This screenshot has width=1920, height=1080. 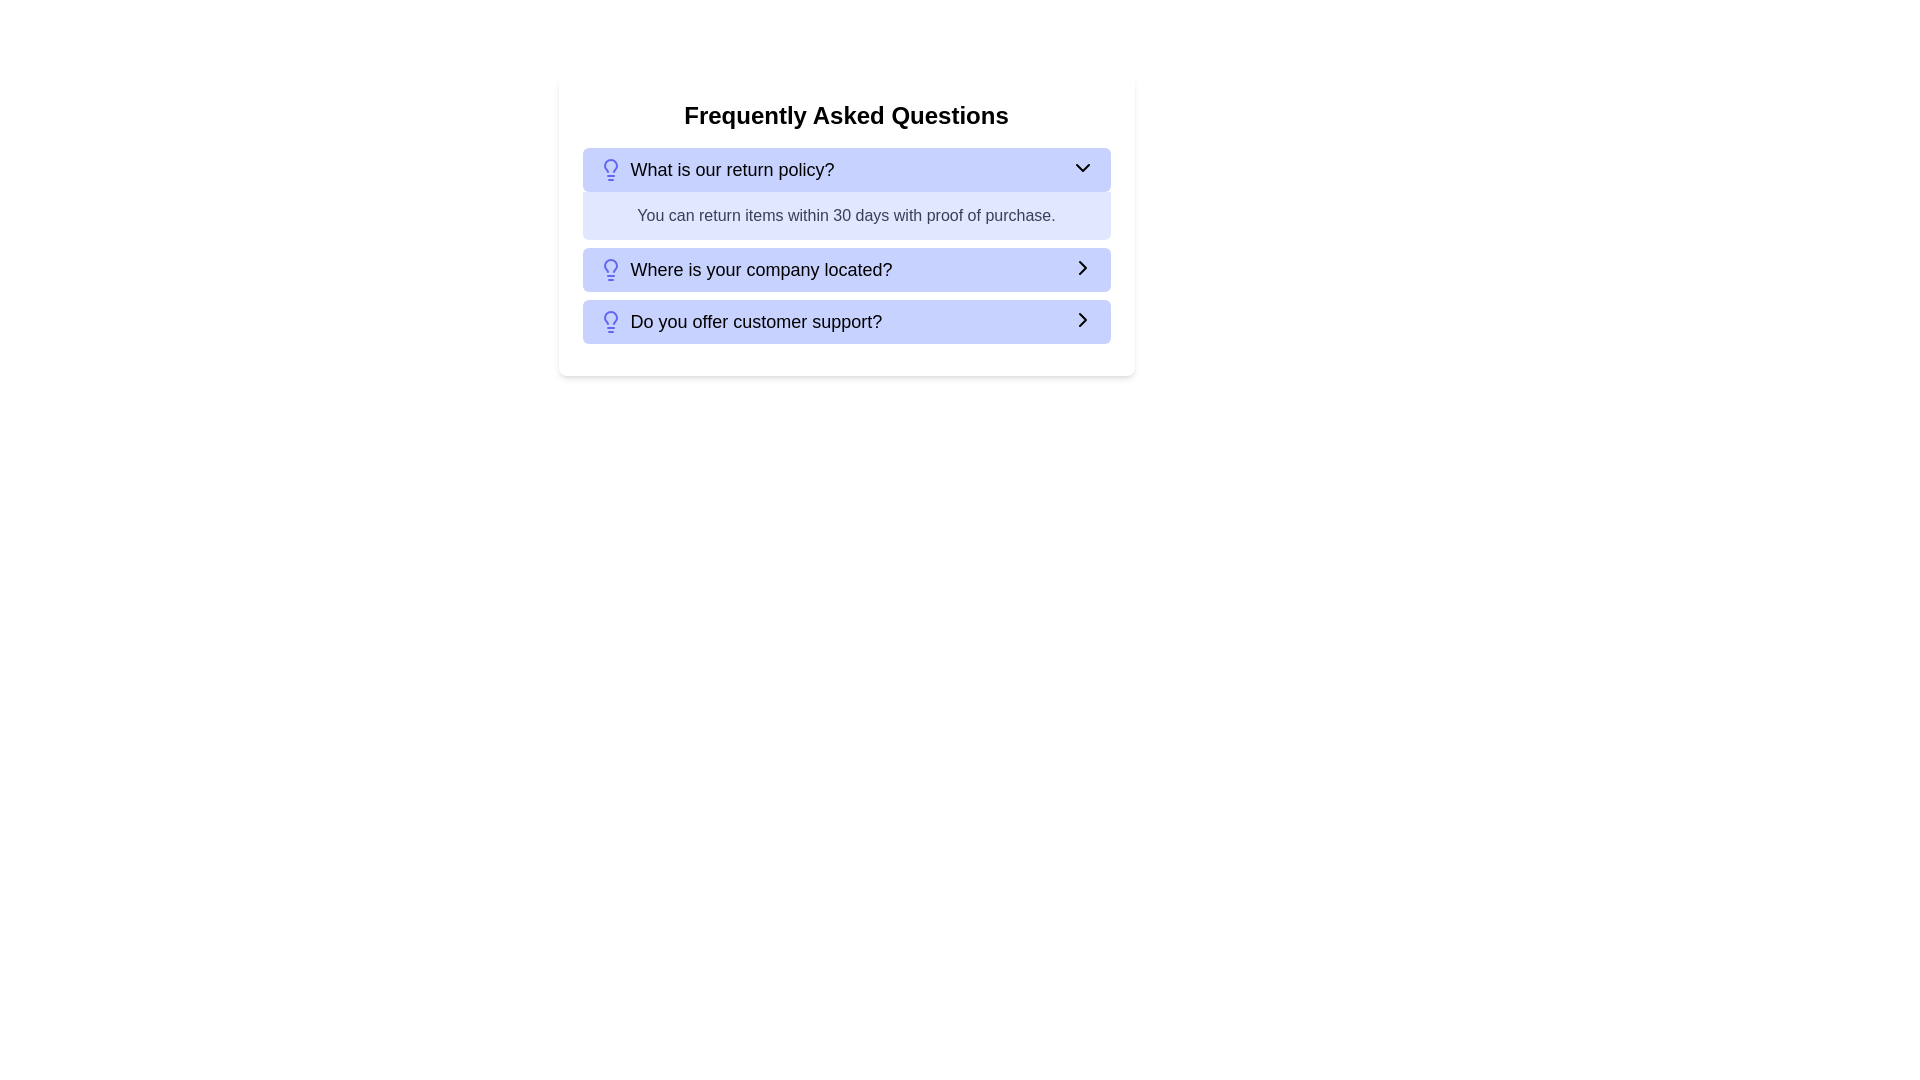 I want to click on the interactive list item that contains the text 'Where is your company located?', so click(x=846, y=270).